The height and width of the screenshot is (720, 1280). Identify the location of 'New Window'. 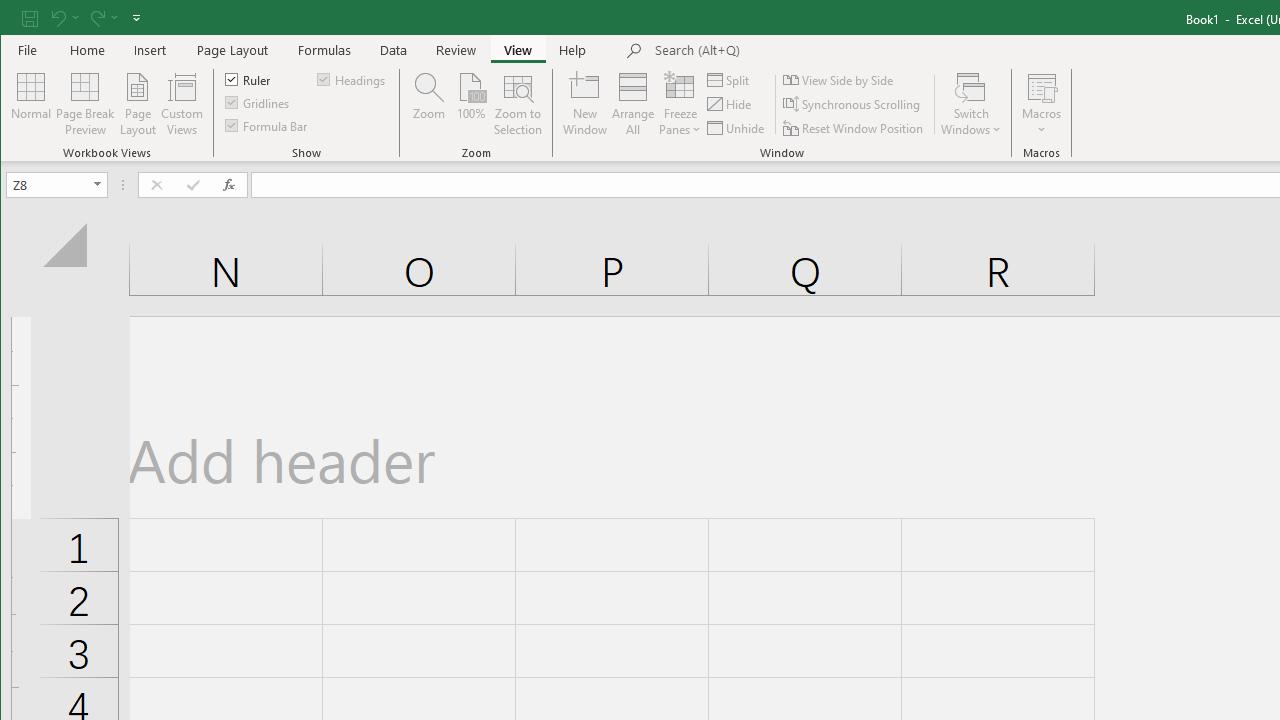
(584, 104).